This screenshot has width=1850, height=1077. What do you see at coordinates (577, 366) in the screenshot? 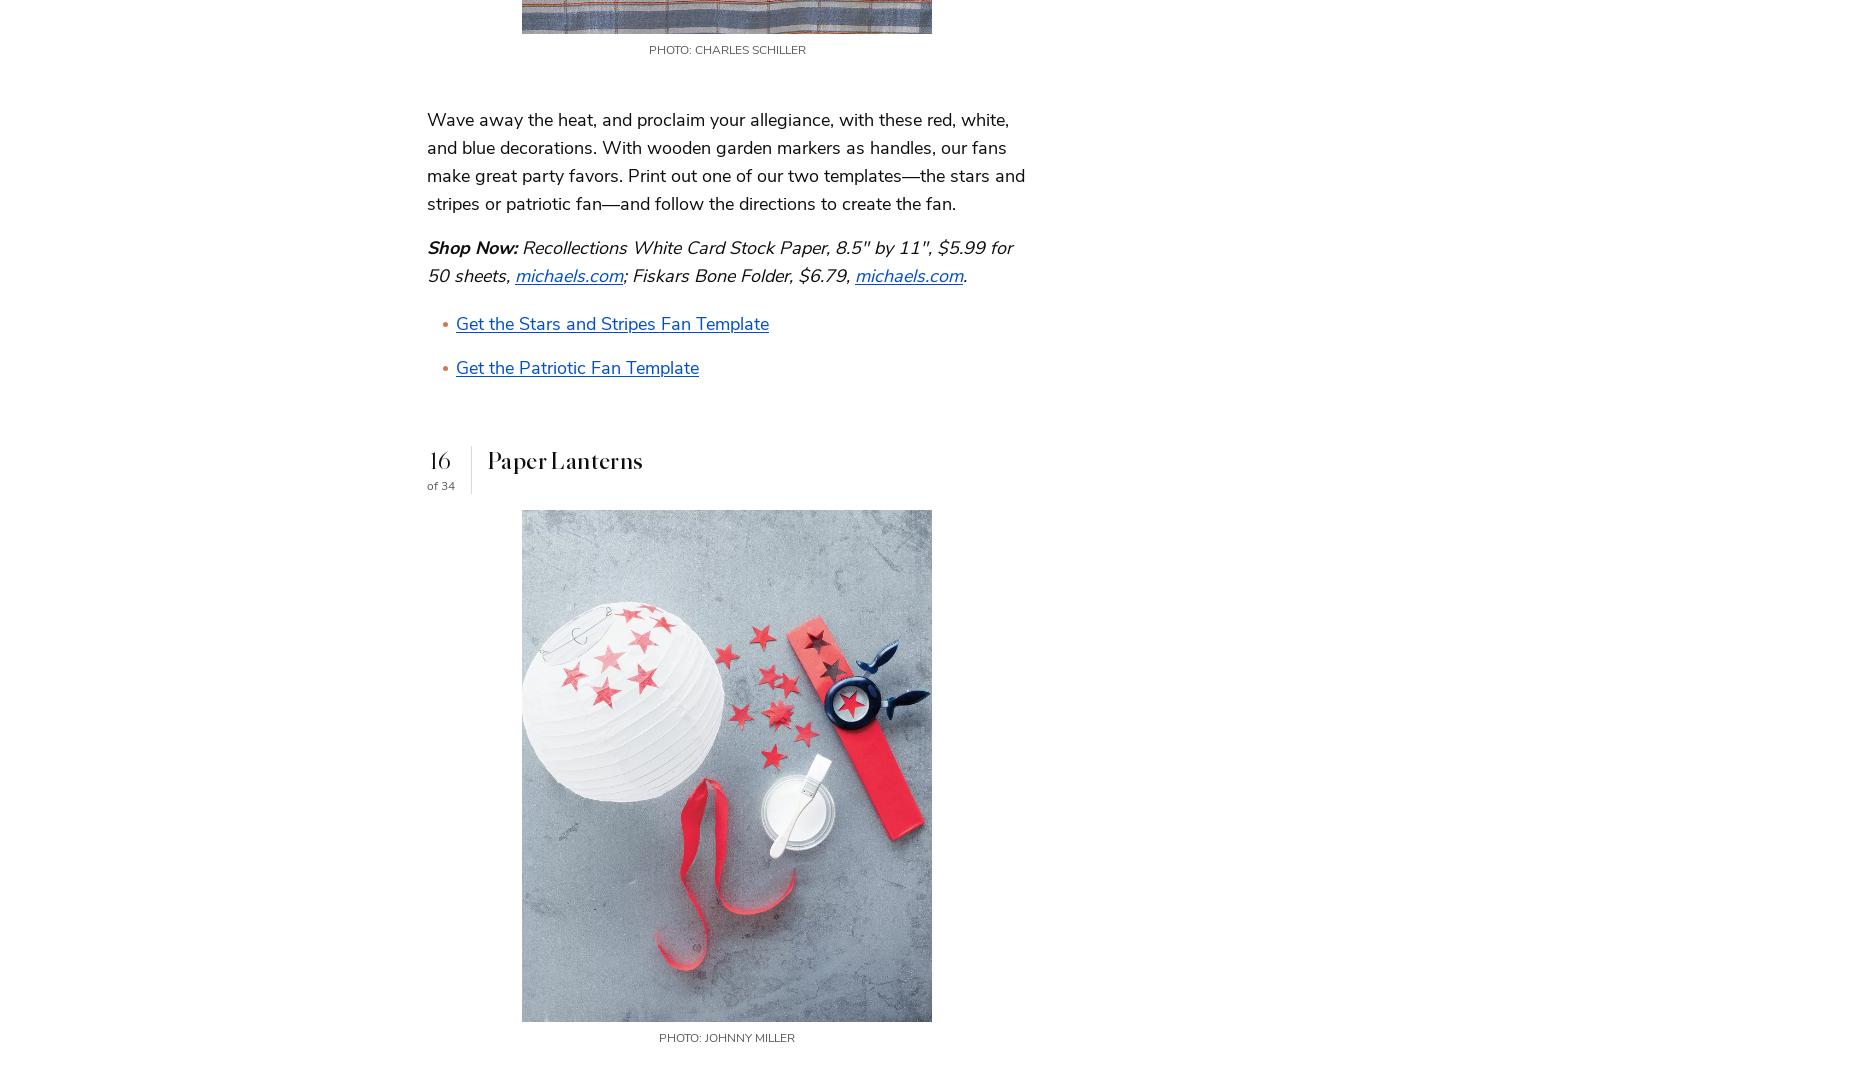
I see `'Get the Patriotic Fan Template'` at bounding box center [577, 366].